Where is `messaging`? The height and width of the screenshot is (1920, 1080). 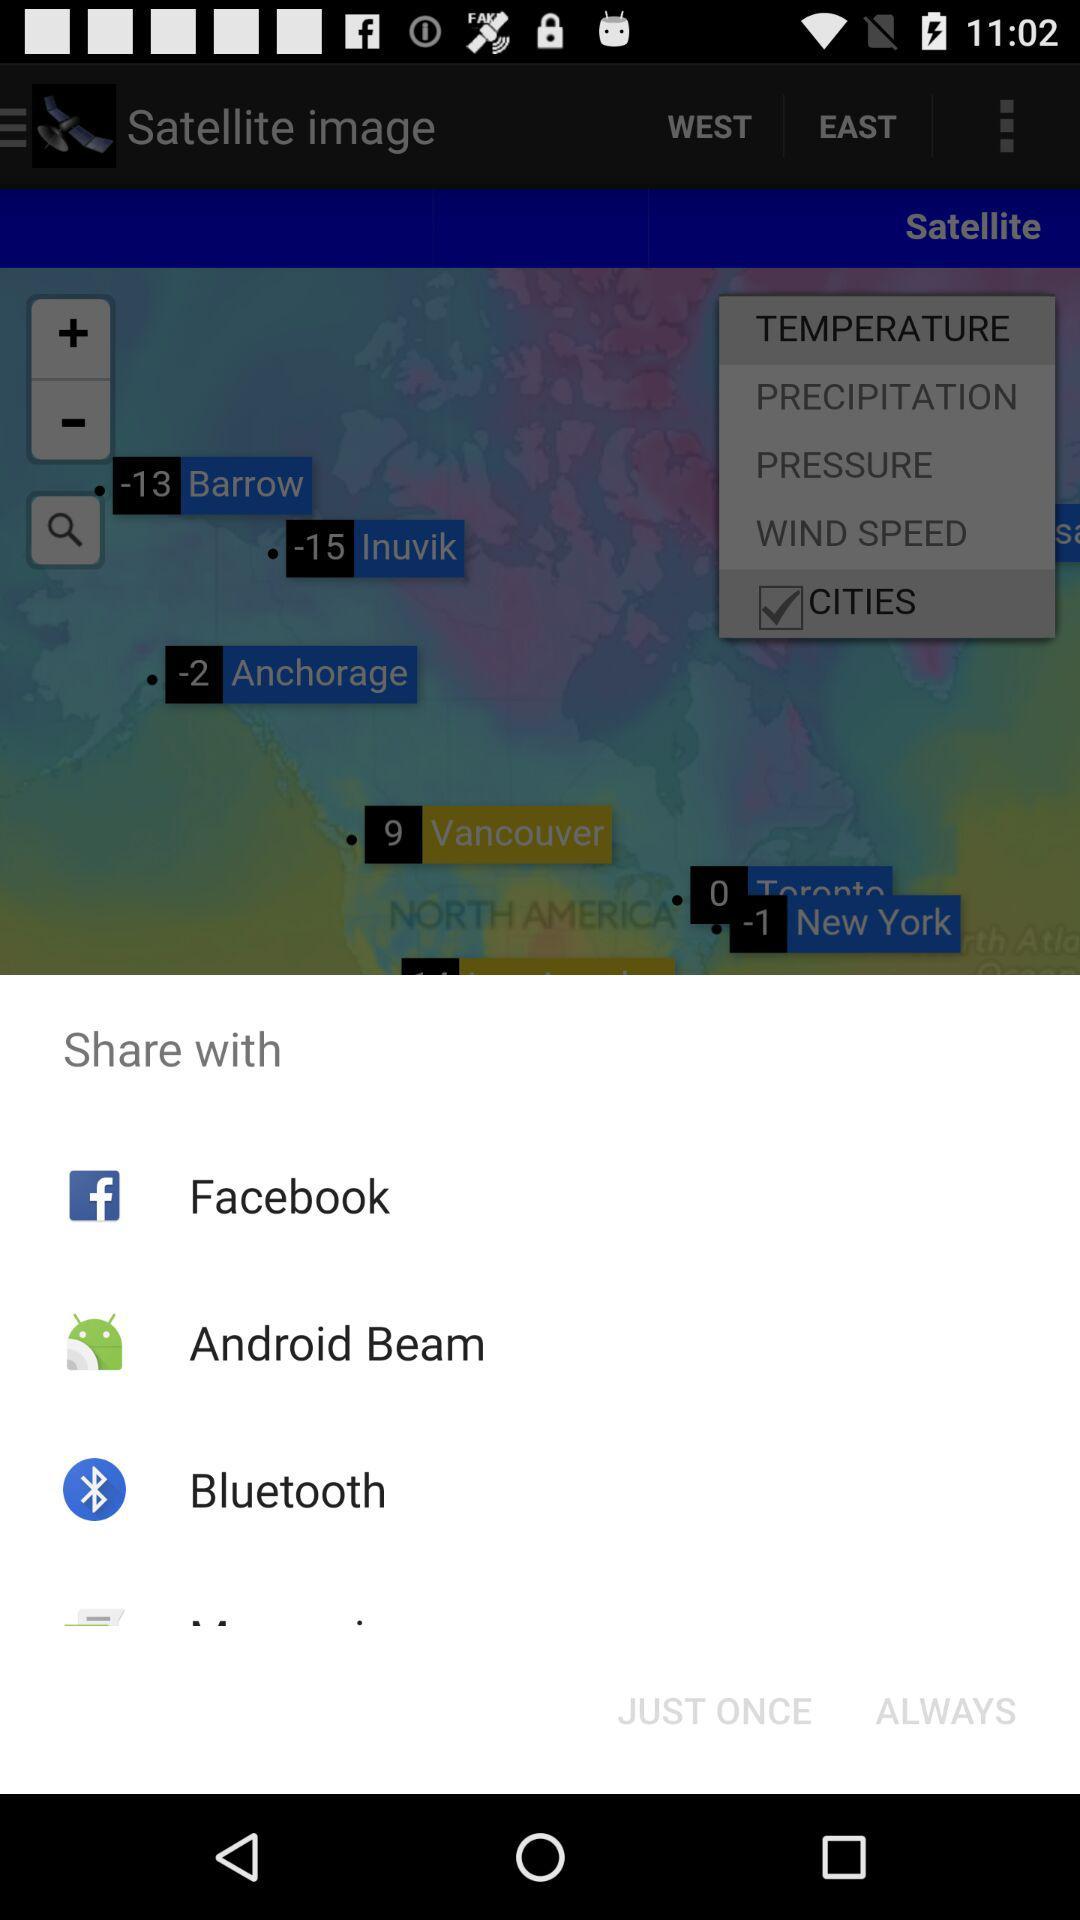 messaging is located at coordinates (303, 1636).